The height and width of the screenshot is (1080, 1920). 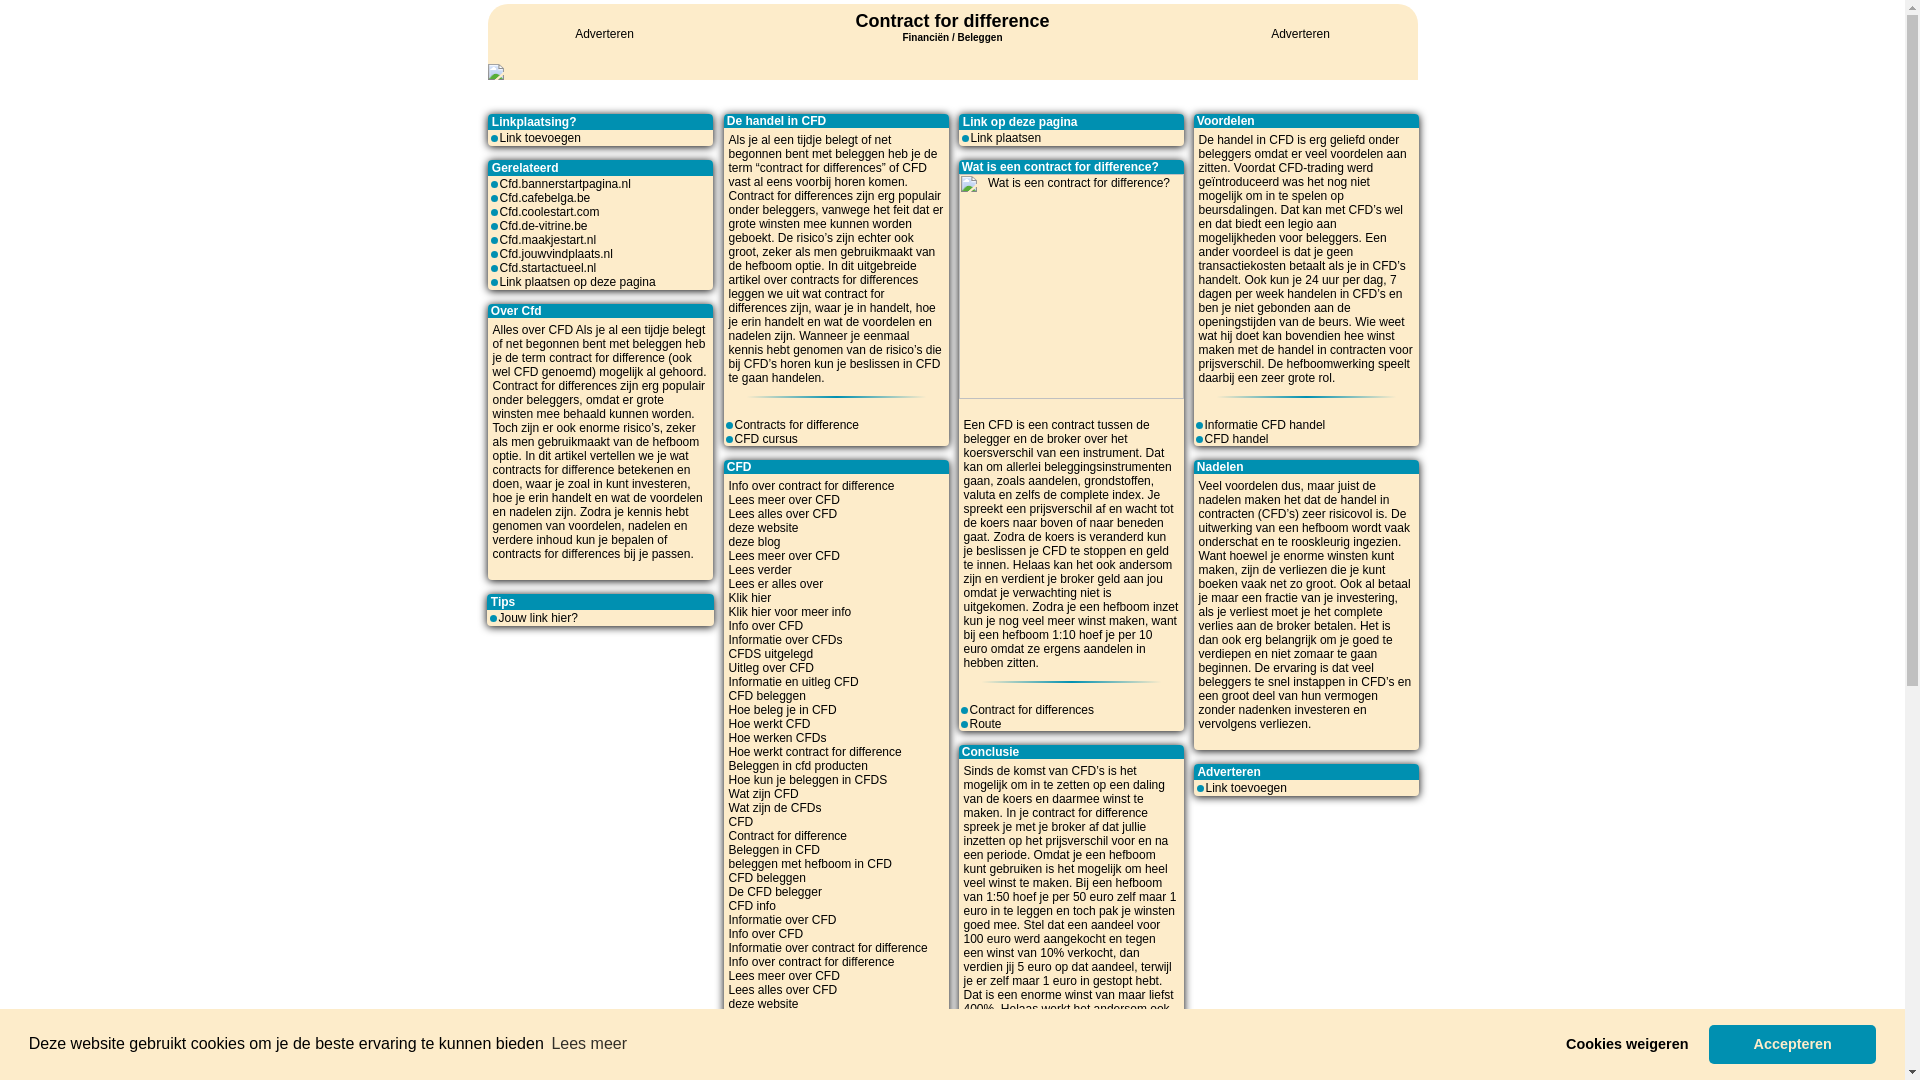 What do you see at coordinates (764, 933) in the screenshot?
I see `'Info over CFD'` at bounding box center [764, 933].